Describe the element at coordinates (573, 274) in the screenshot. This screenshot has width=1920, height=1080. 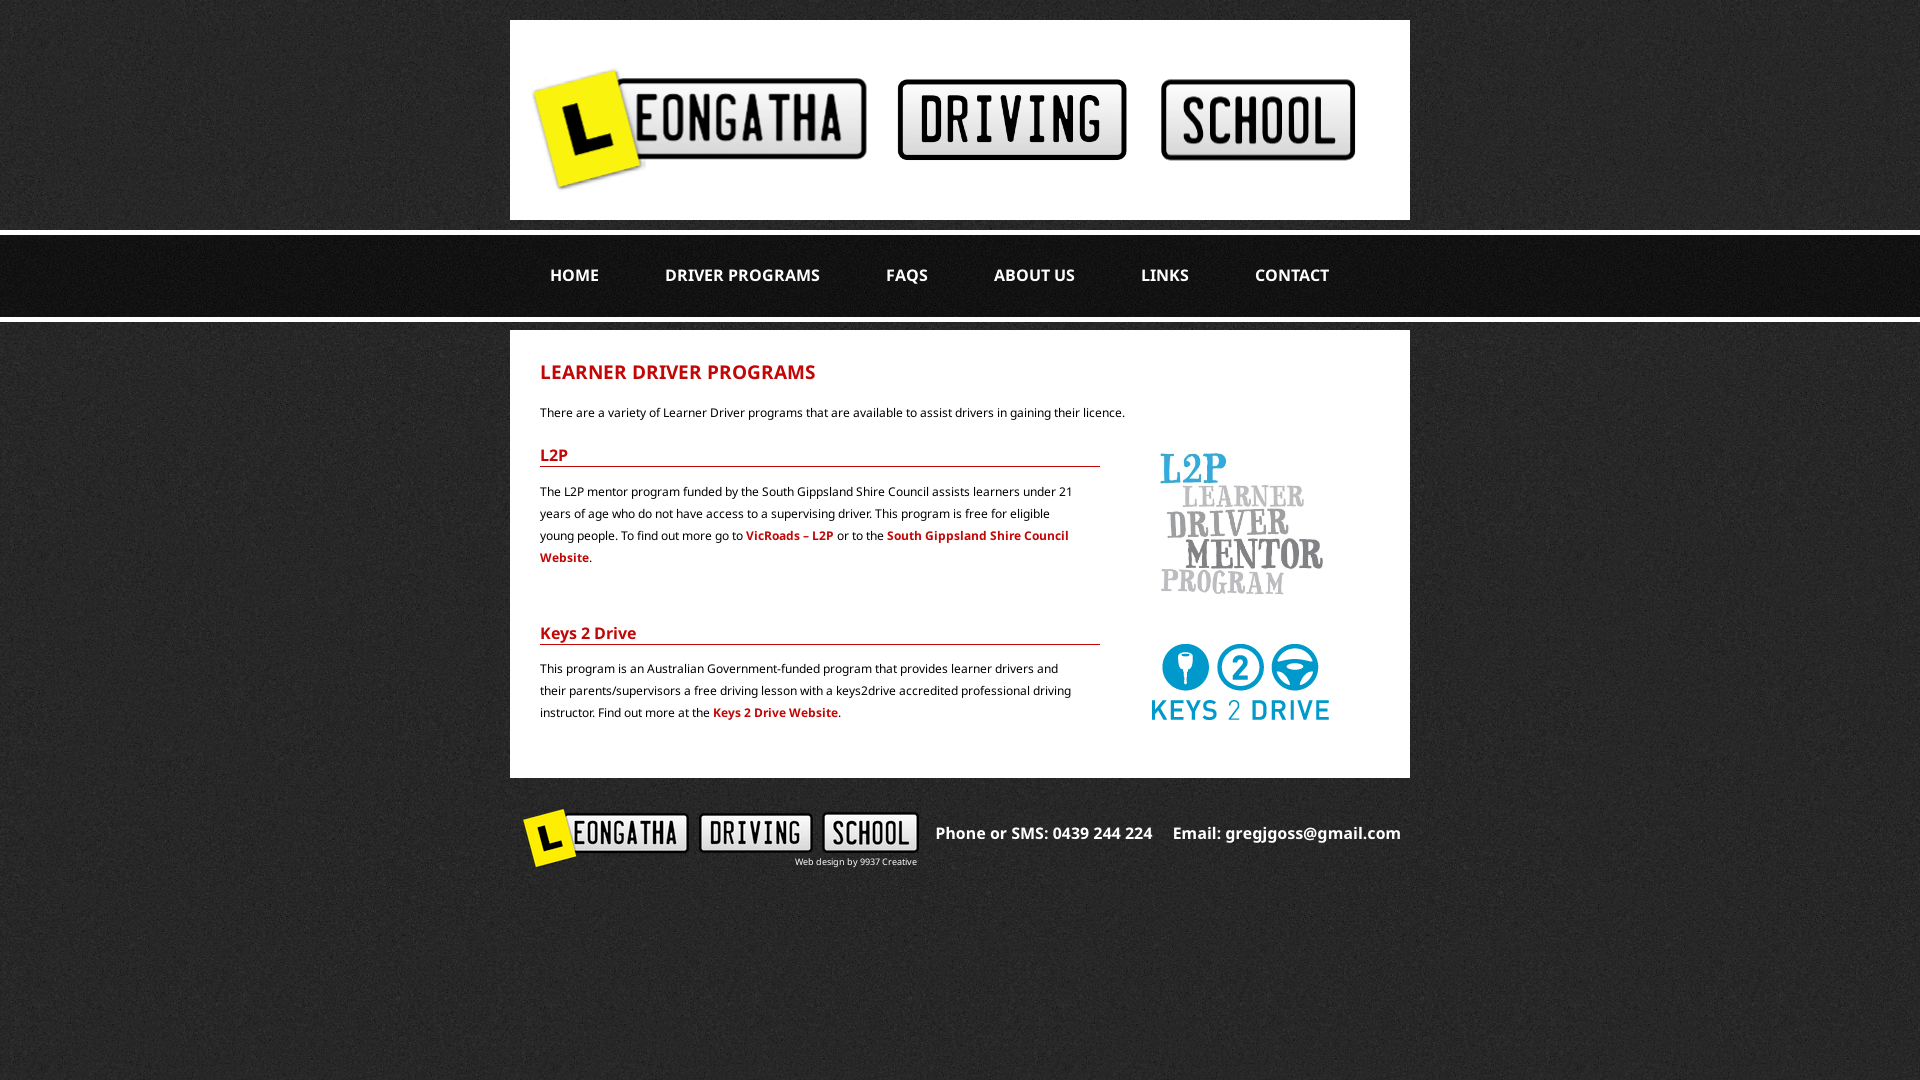
I see `'HOME'` at that location.